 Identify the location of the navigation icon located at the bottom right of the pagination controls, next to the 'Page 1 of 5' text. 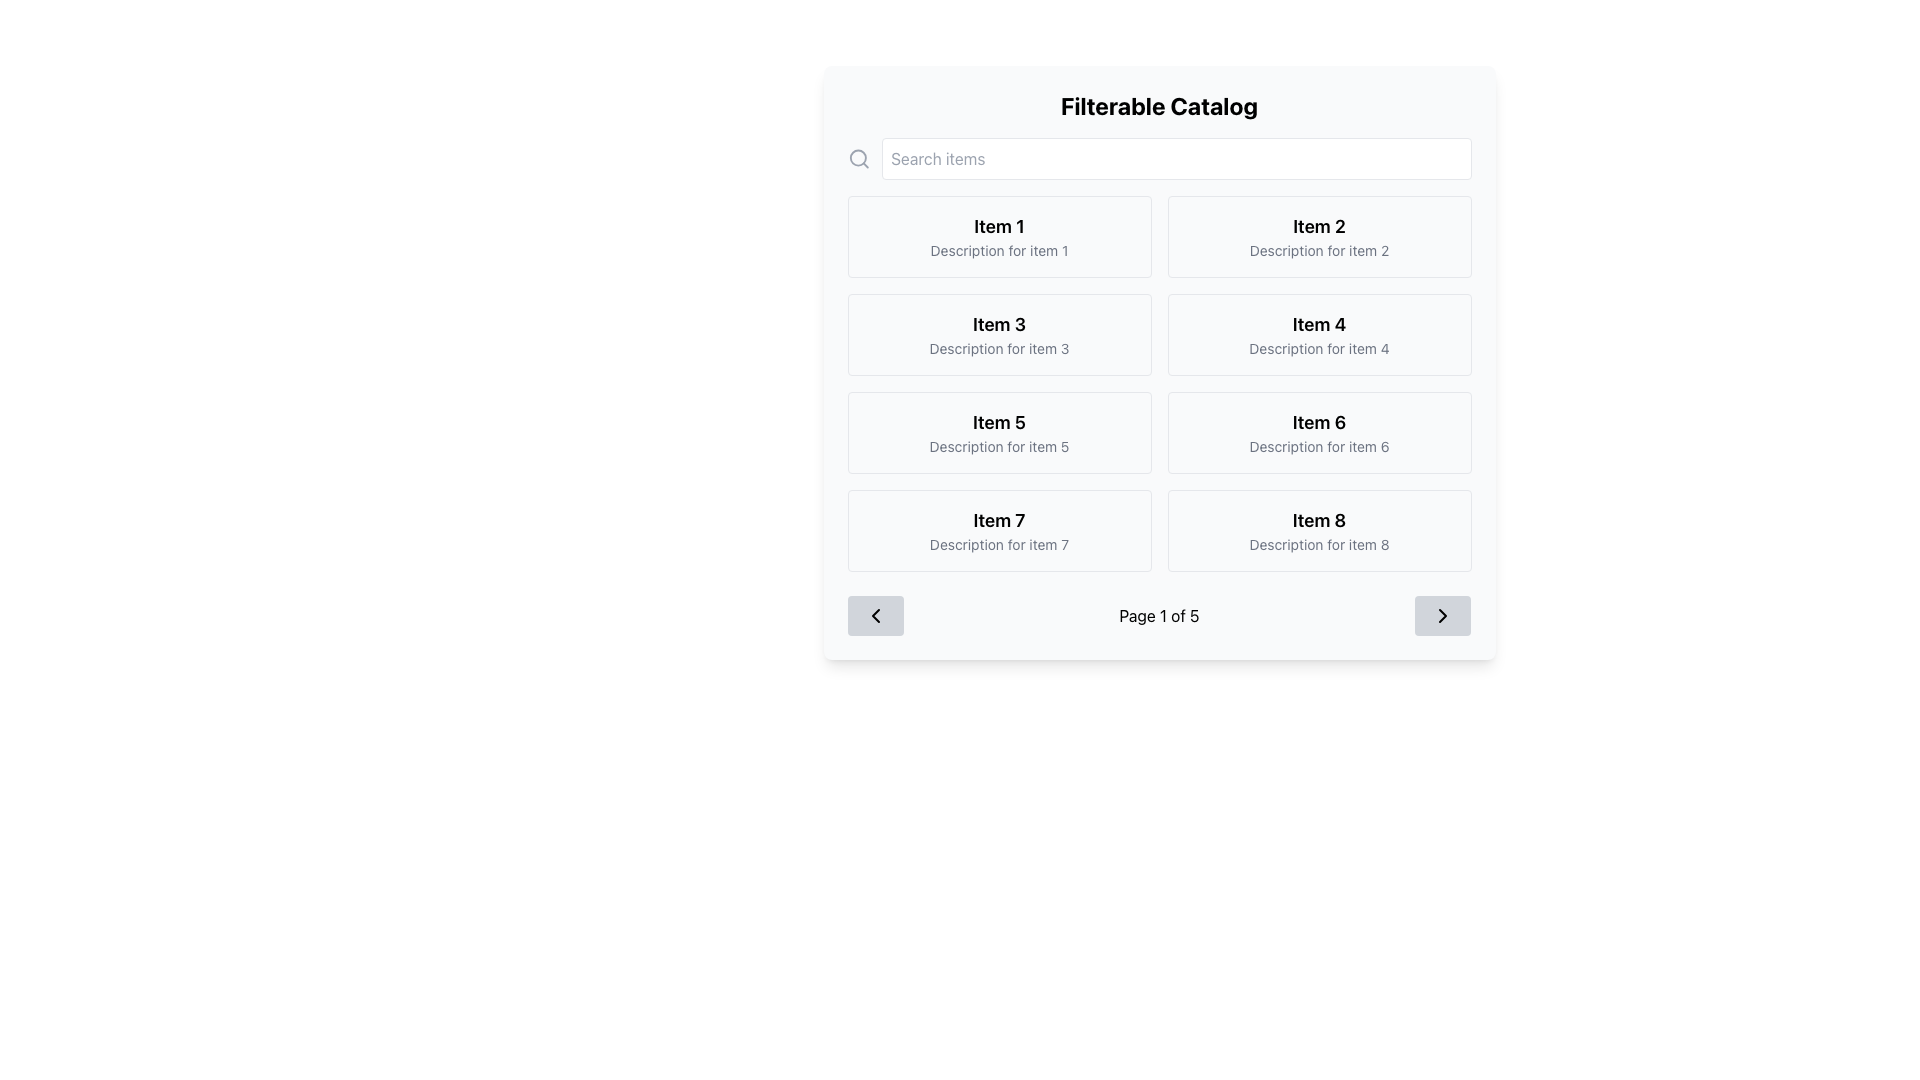
(1443, 615).